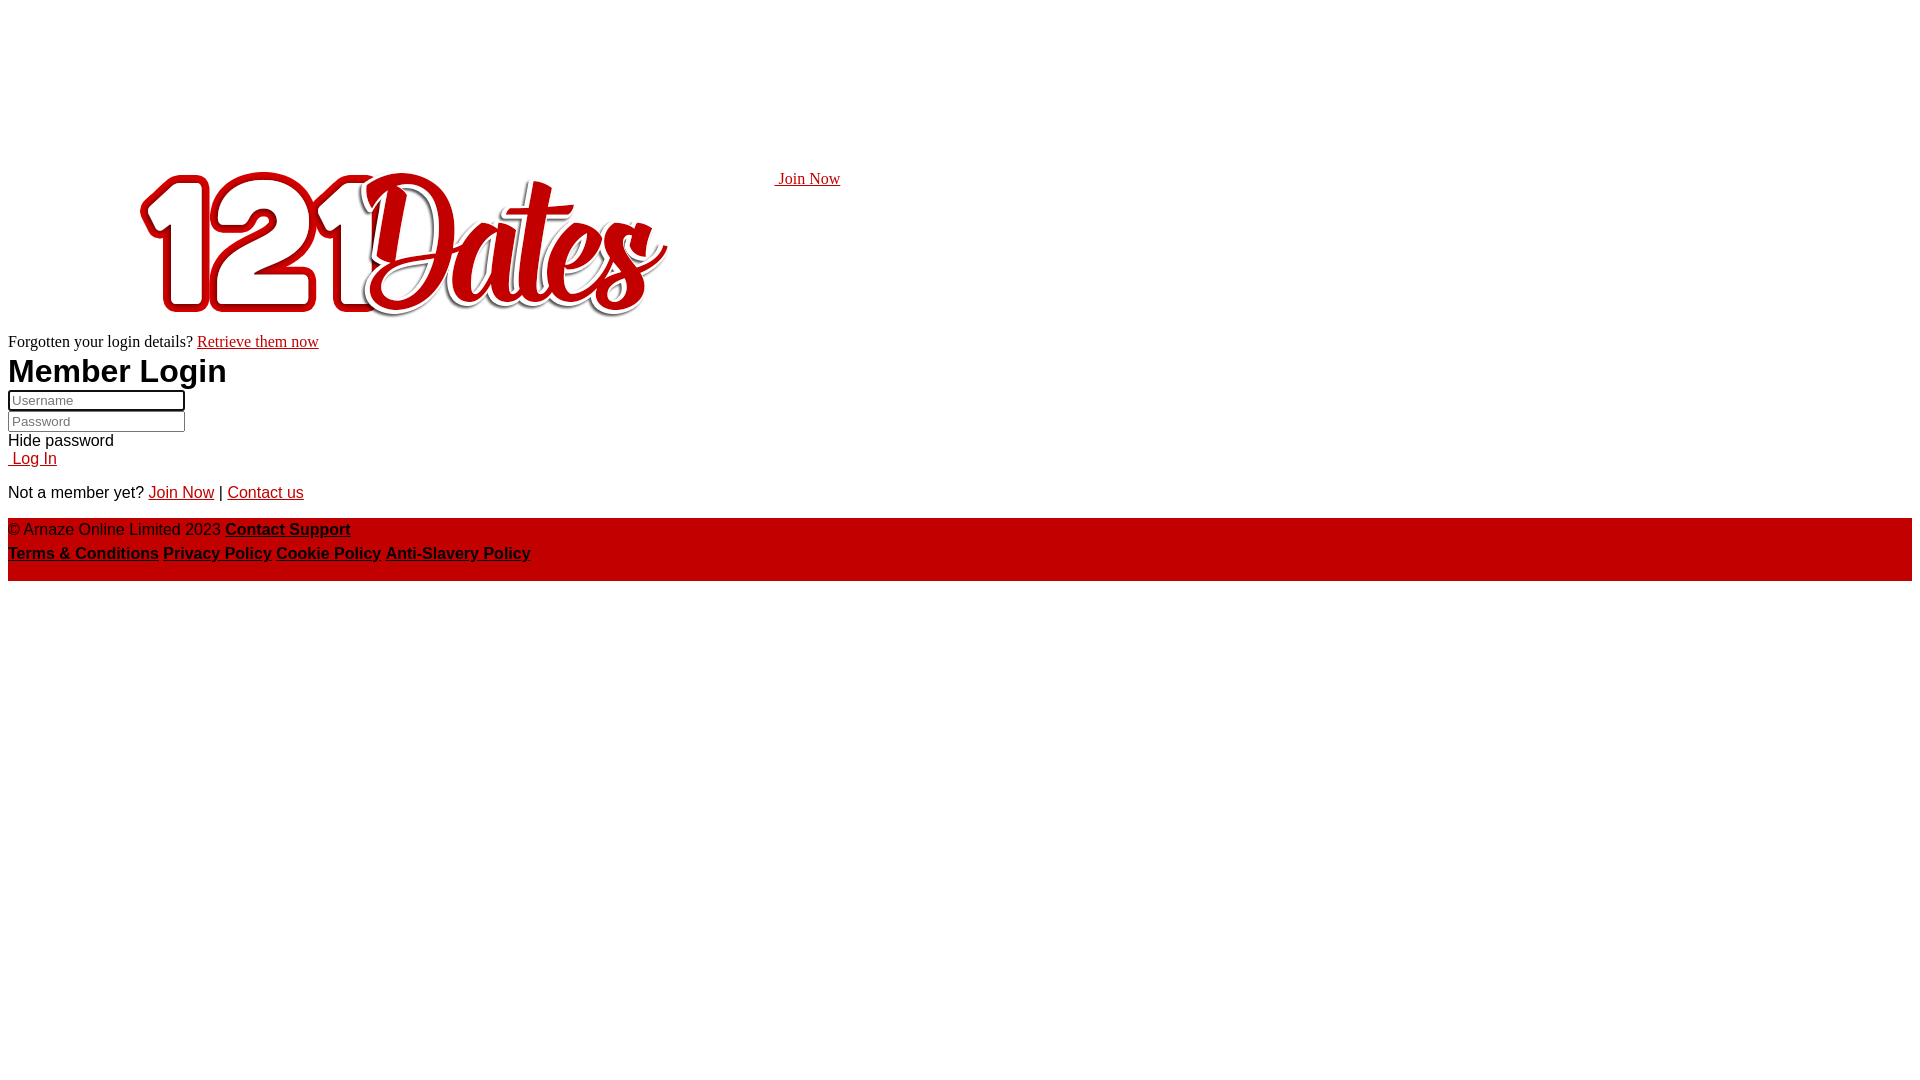 This screenshot has width=1920, height=1080. What do you see at coordinates (257, 340) in the screenshot?
I see `'Retrieve them now'` at bounding box center [257, 340].